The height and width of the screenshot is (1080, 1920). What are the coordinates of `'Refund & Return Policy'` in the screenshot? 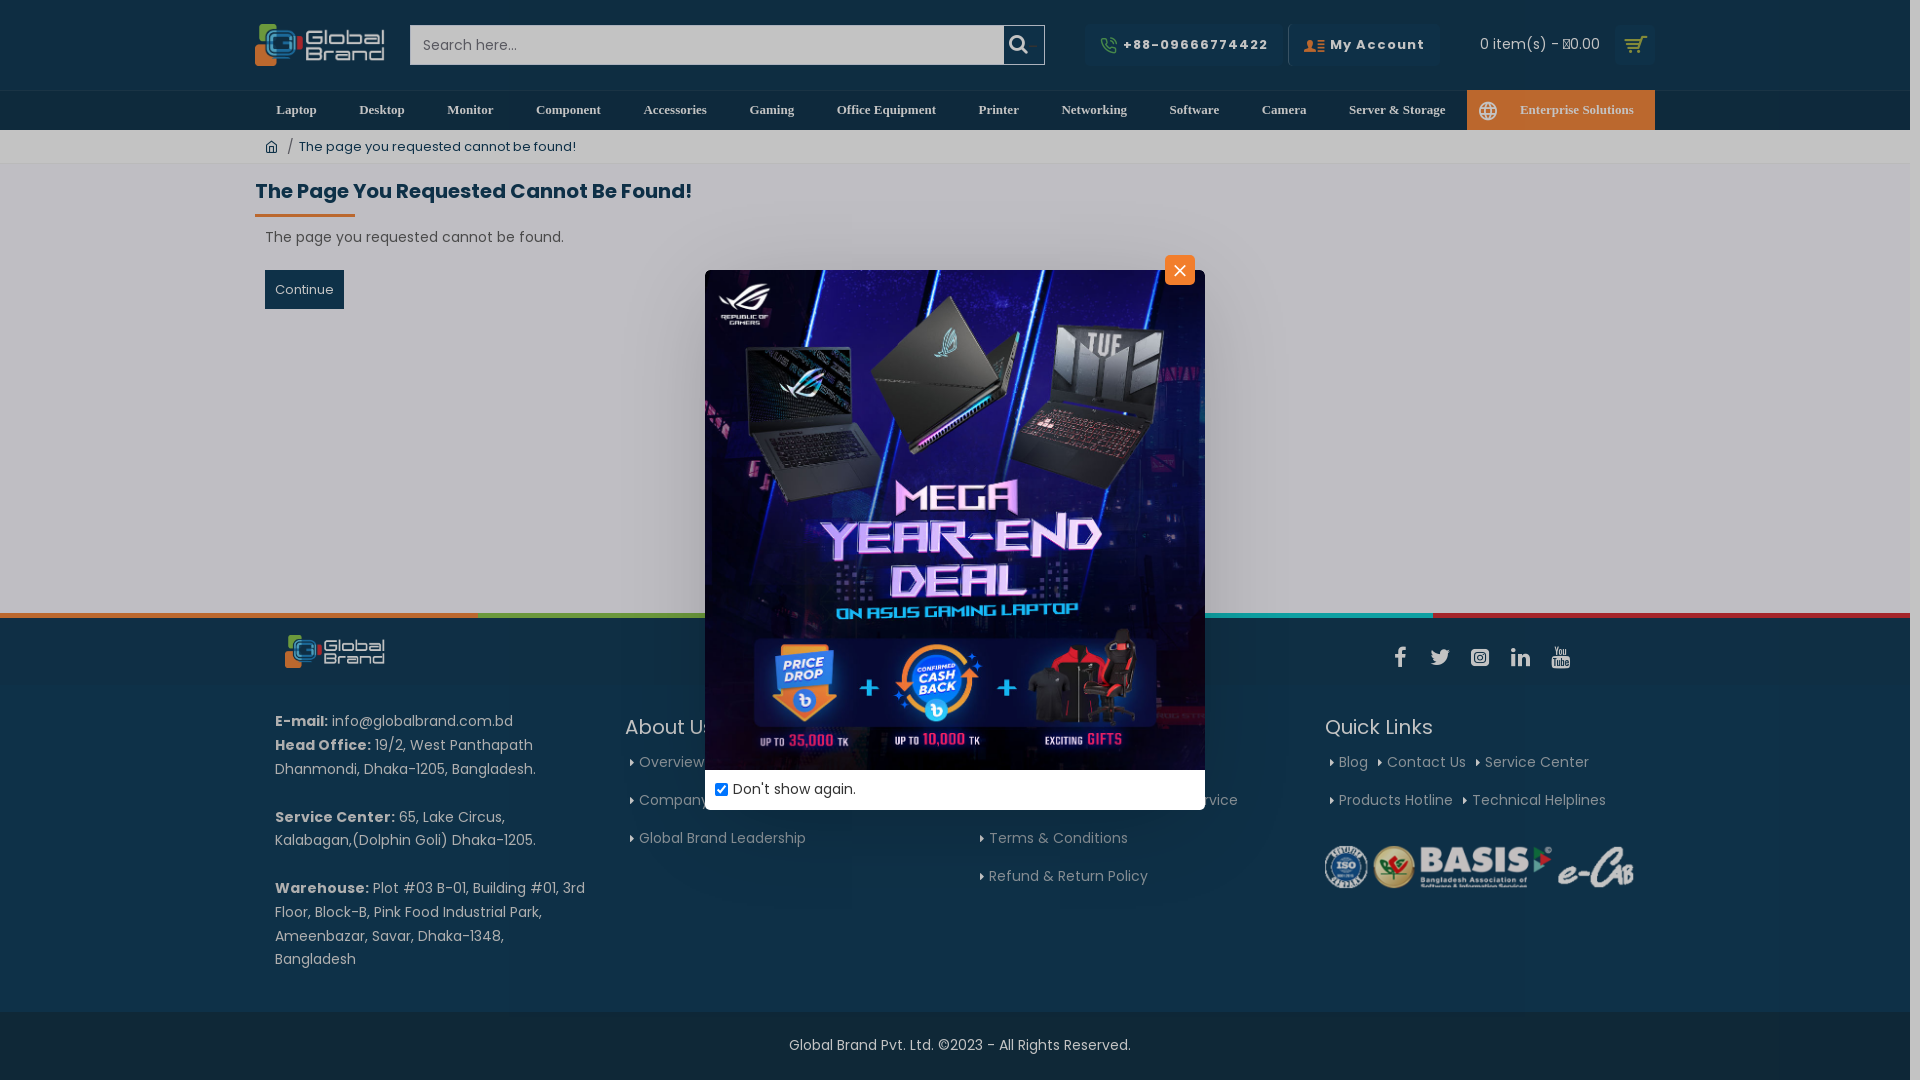 It's located at (1063, 875).